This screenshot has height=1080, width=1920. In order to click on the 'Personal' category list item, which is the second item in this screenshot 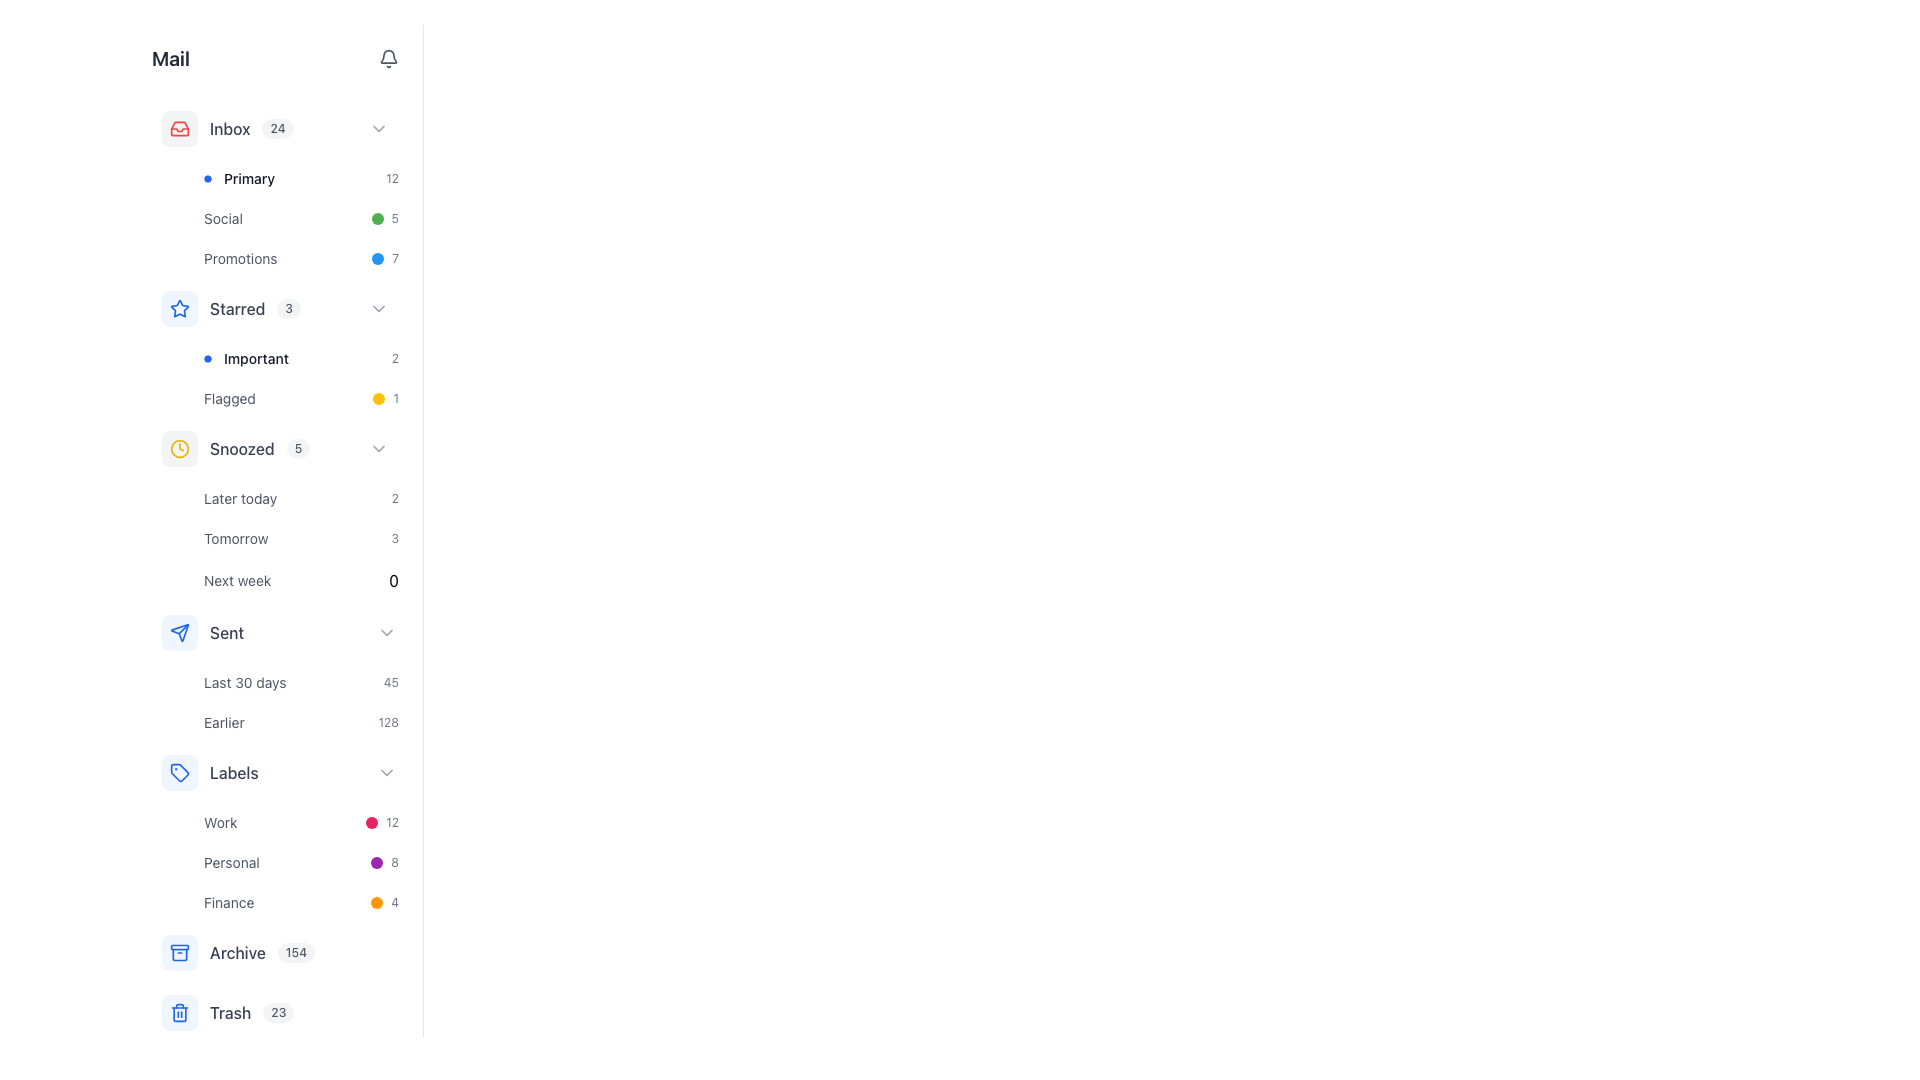, I will do `click(300, 862)`.